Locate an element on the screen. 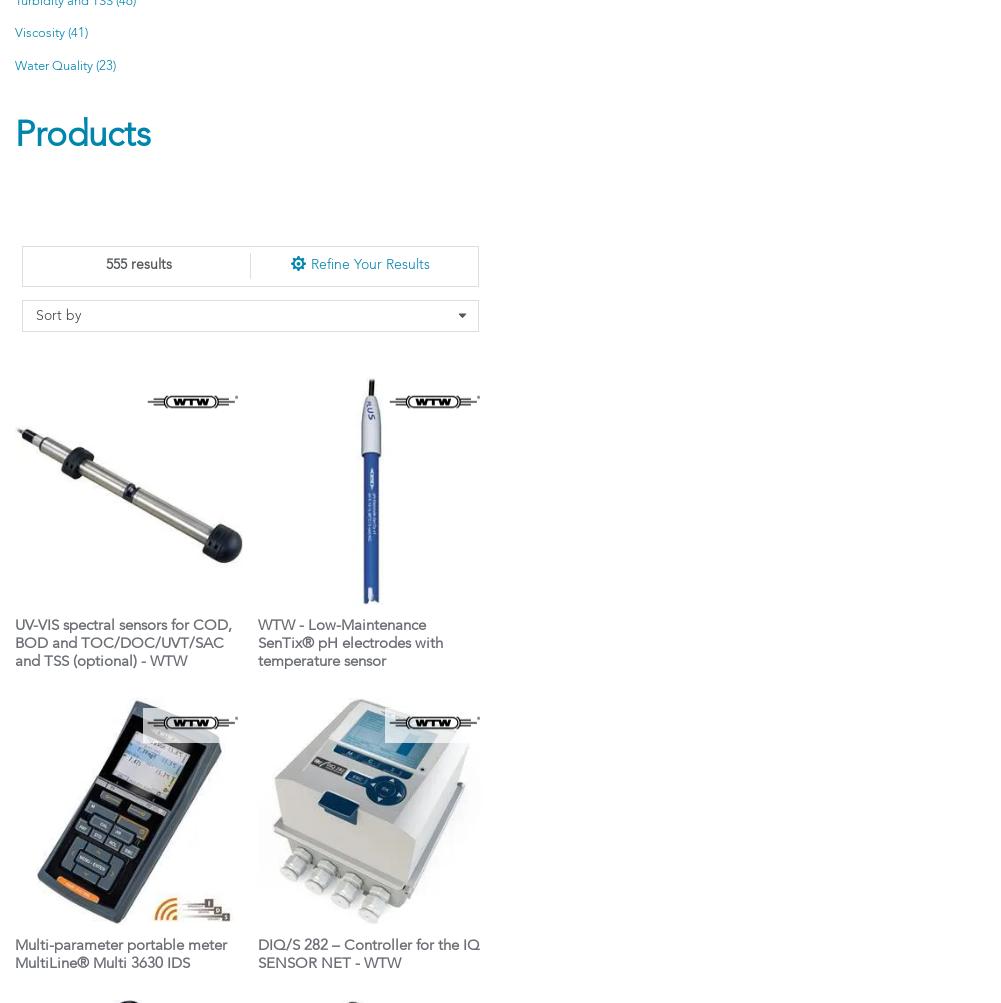 This screenshot has height=1003, width=1001. 'UV-VIS spectral sensors for COD, BOD and TOC/DOC/UVT/SAC and TSS (optional) - WTW' is located at coordinates (122, 643).